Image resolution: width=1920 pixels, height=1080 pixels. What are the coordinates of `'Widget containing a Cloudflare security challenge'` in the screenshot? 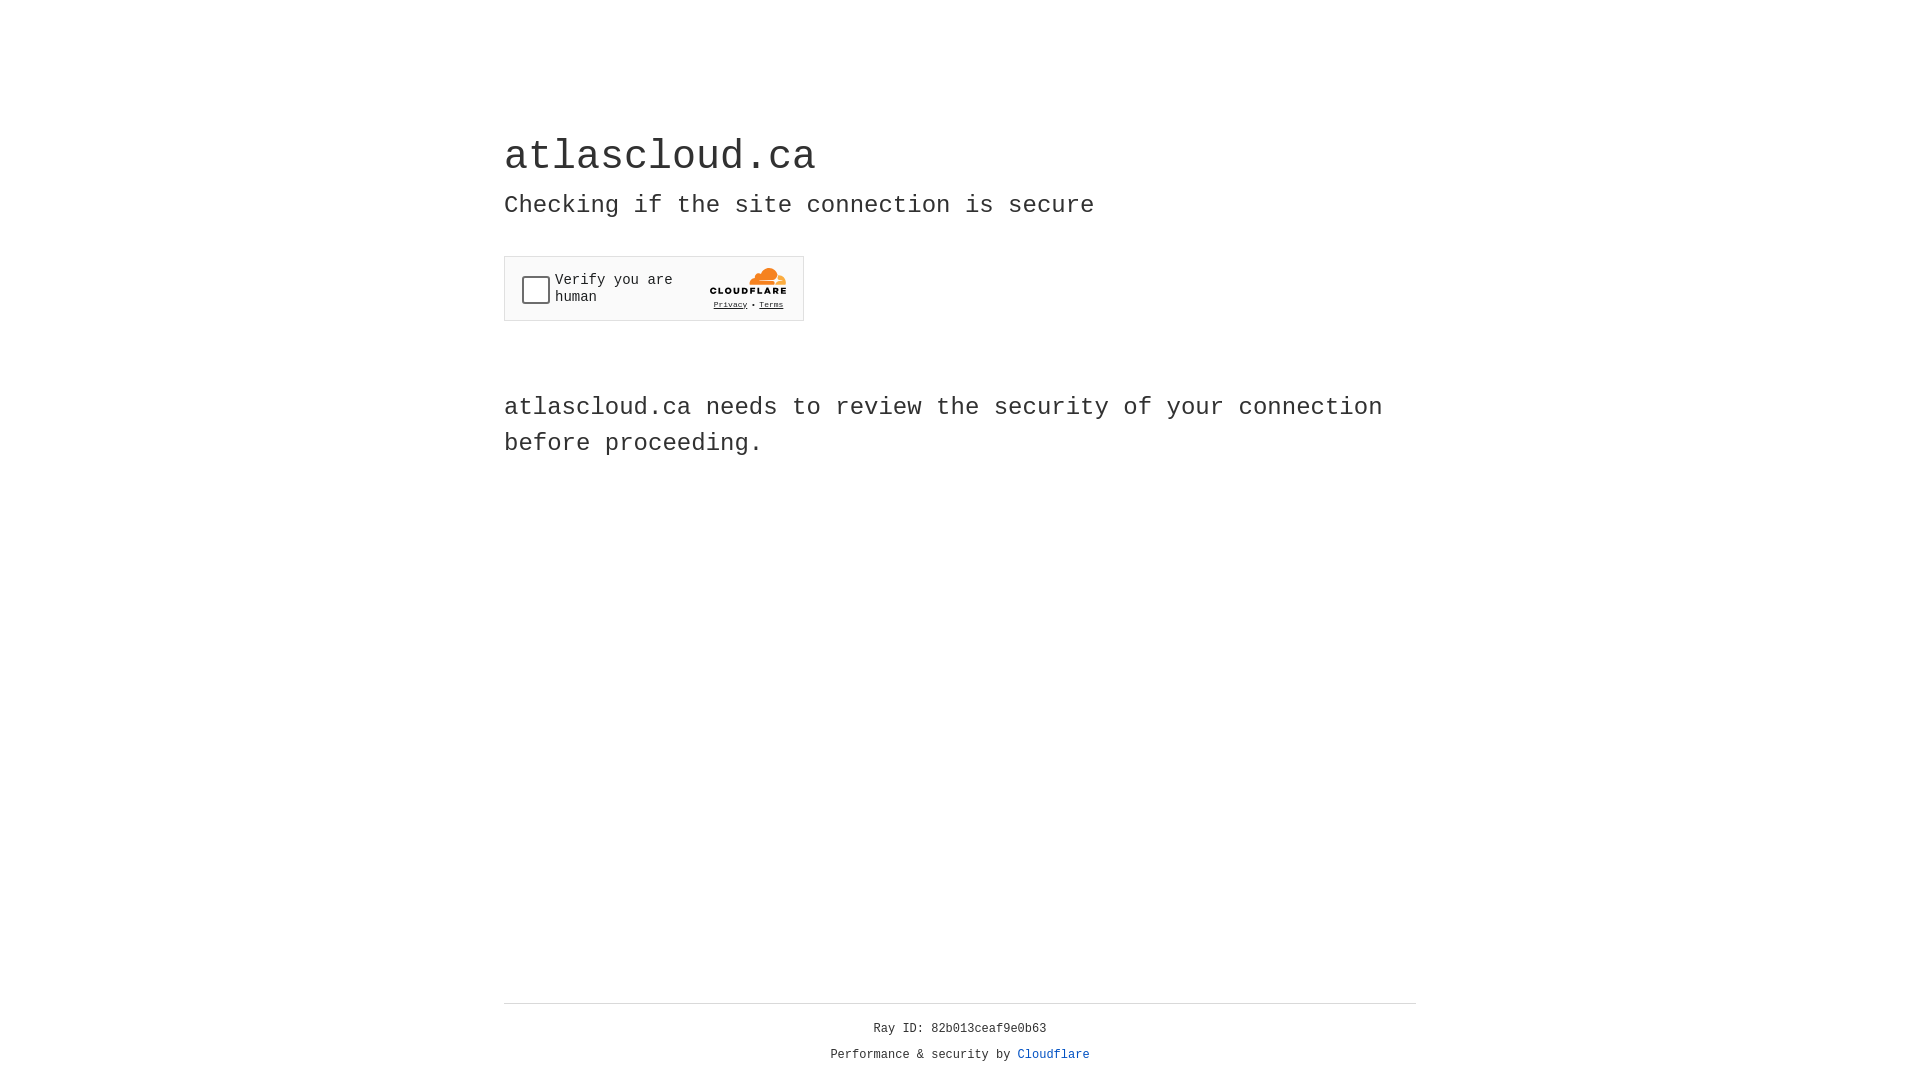 It's located at (653, 288).